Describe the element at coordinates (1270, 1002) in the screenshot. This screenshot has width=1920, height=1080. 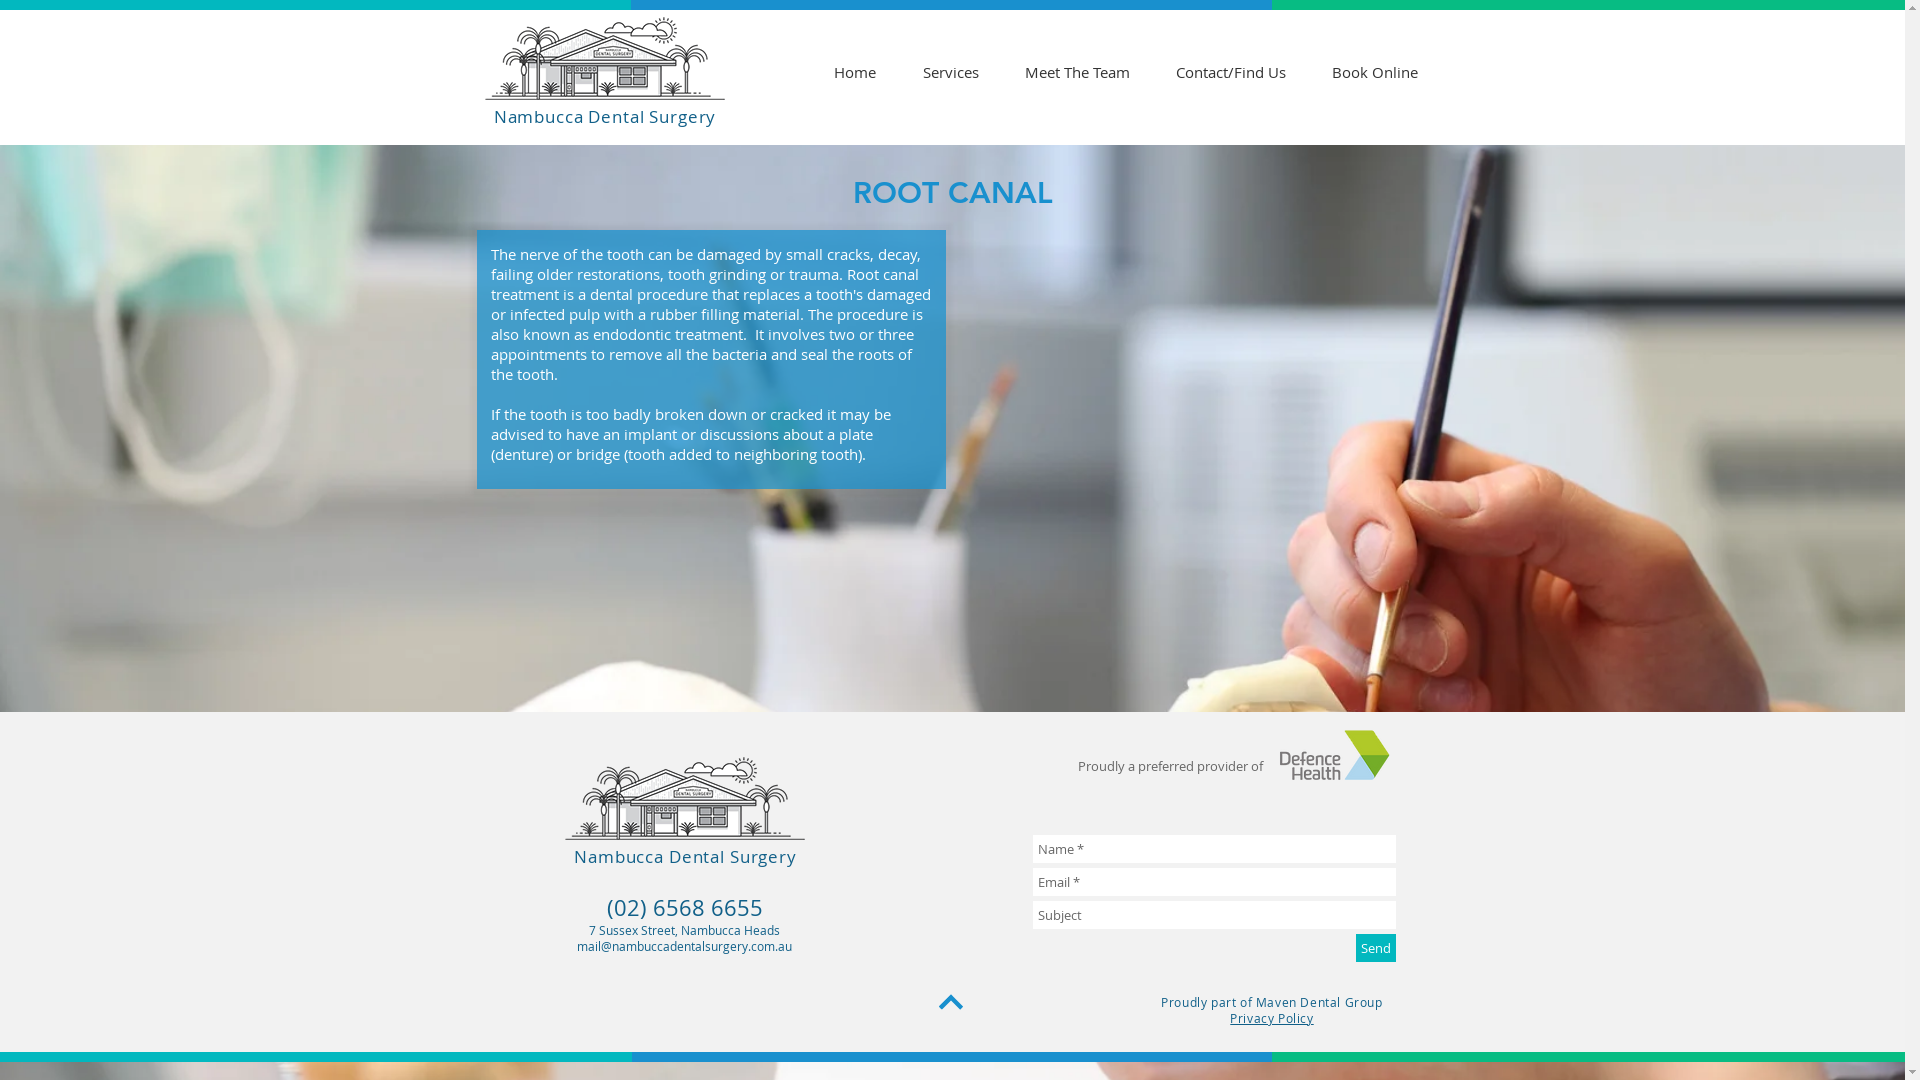
I see `'Proudly part of Maven Dental Group'` at that location.